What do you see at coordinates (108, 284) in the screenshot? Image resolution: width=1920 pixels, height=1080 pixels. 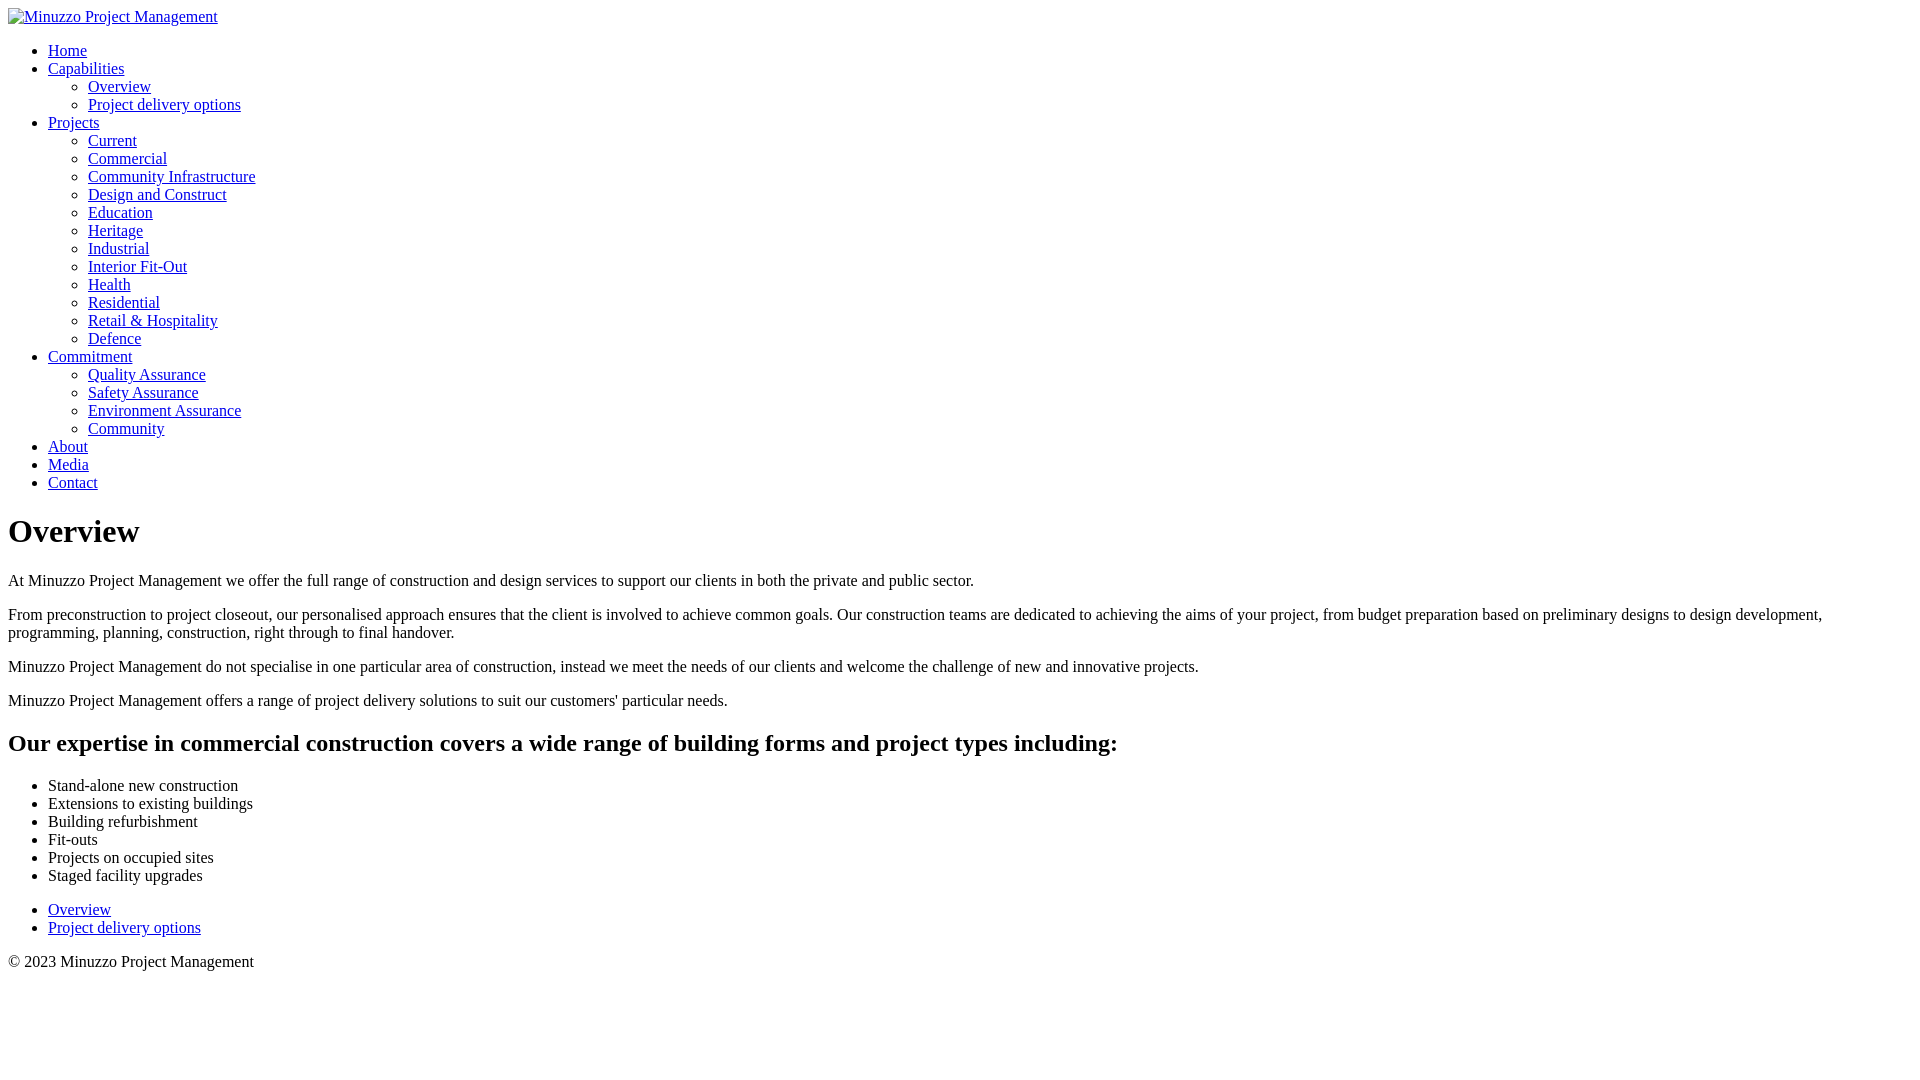 I see `'Health'` at bounding box center [108, 284].